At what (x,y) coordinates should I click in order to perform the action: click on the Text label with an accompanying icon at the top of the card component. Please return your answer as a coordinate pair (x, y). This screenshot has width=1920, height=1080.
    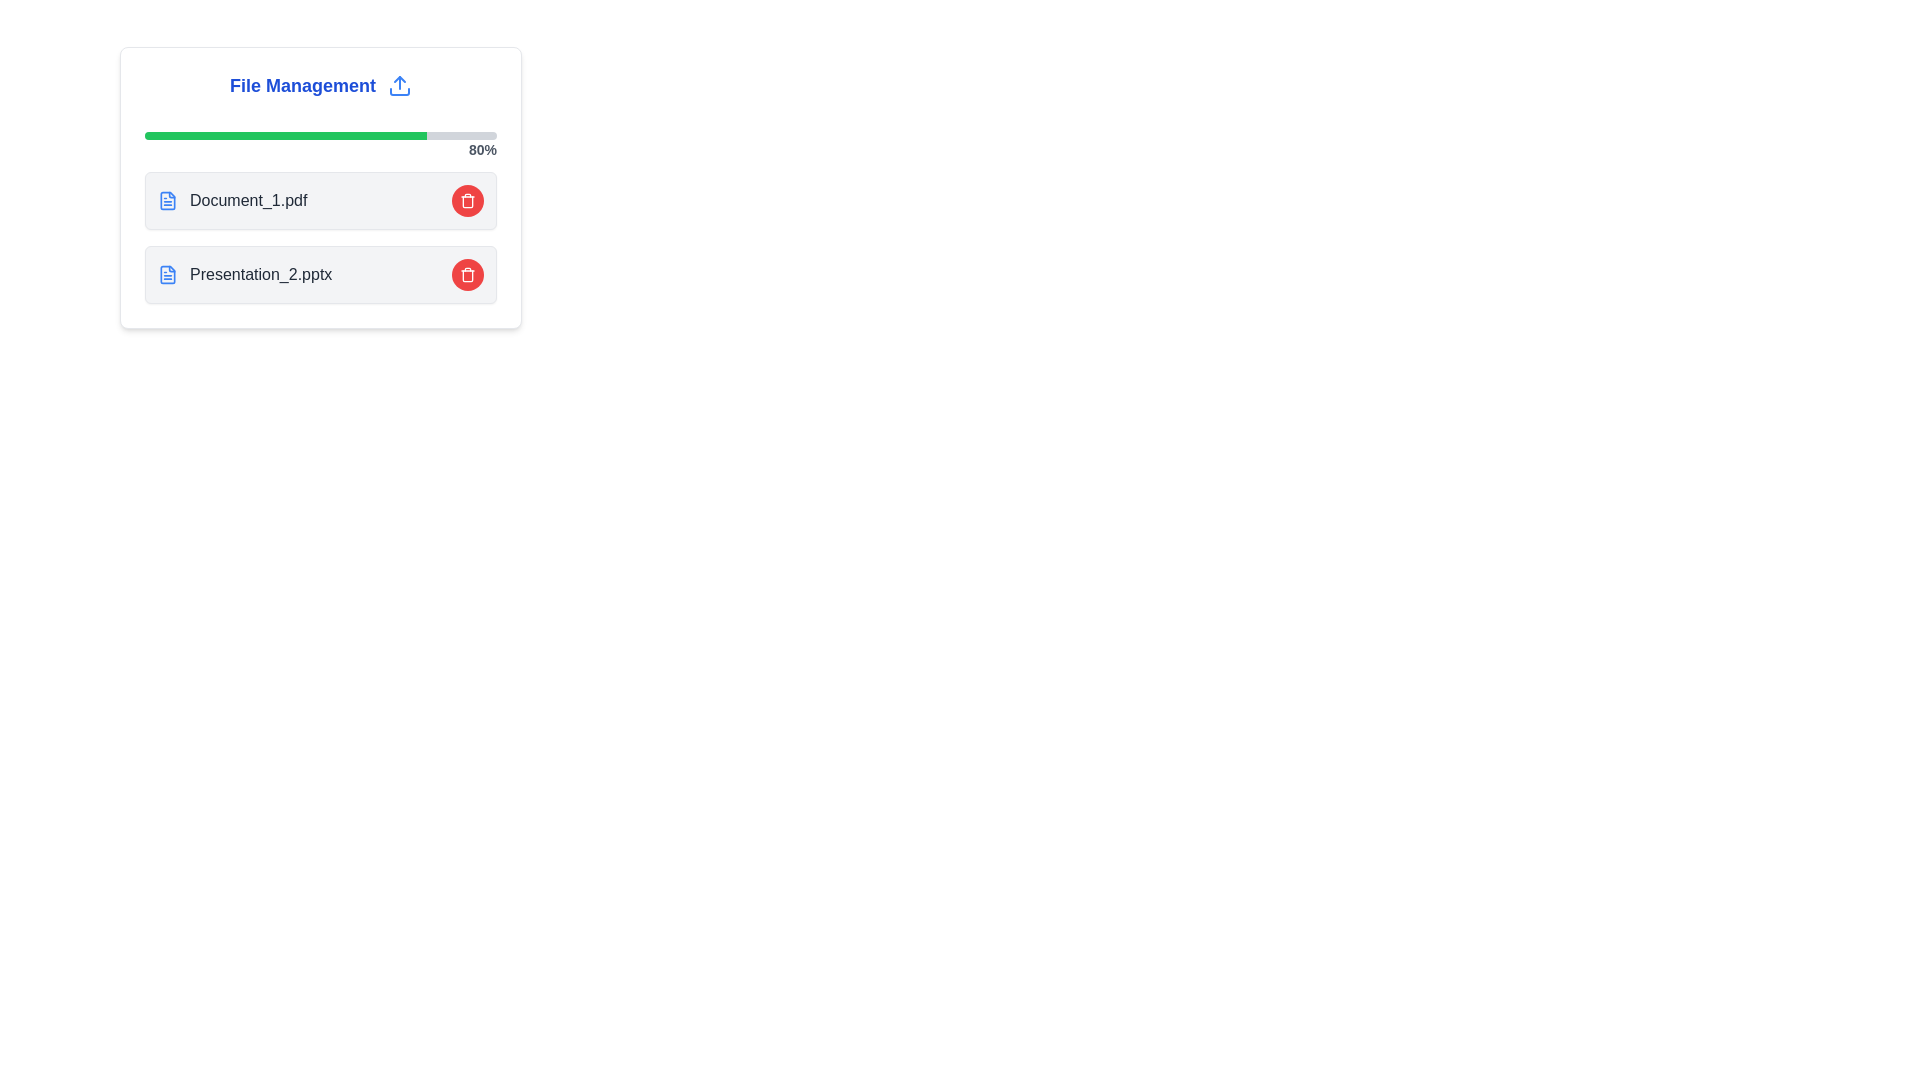
    Looking at the image, I should click on (321, 84).